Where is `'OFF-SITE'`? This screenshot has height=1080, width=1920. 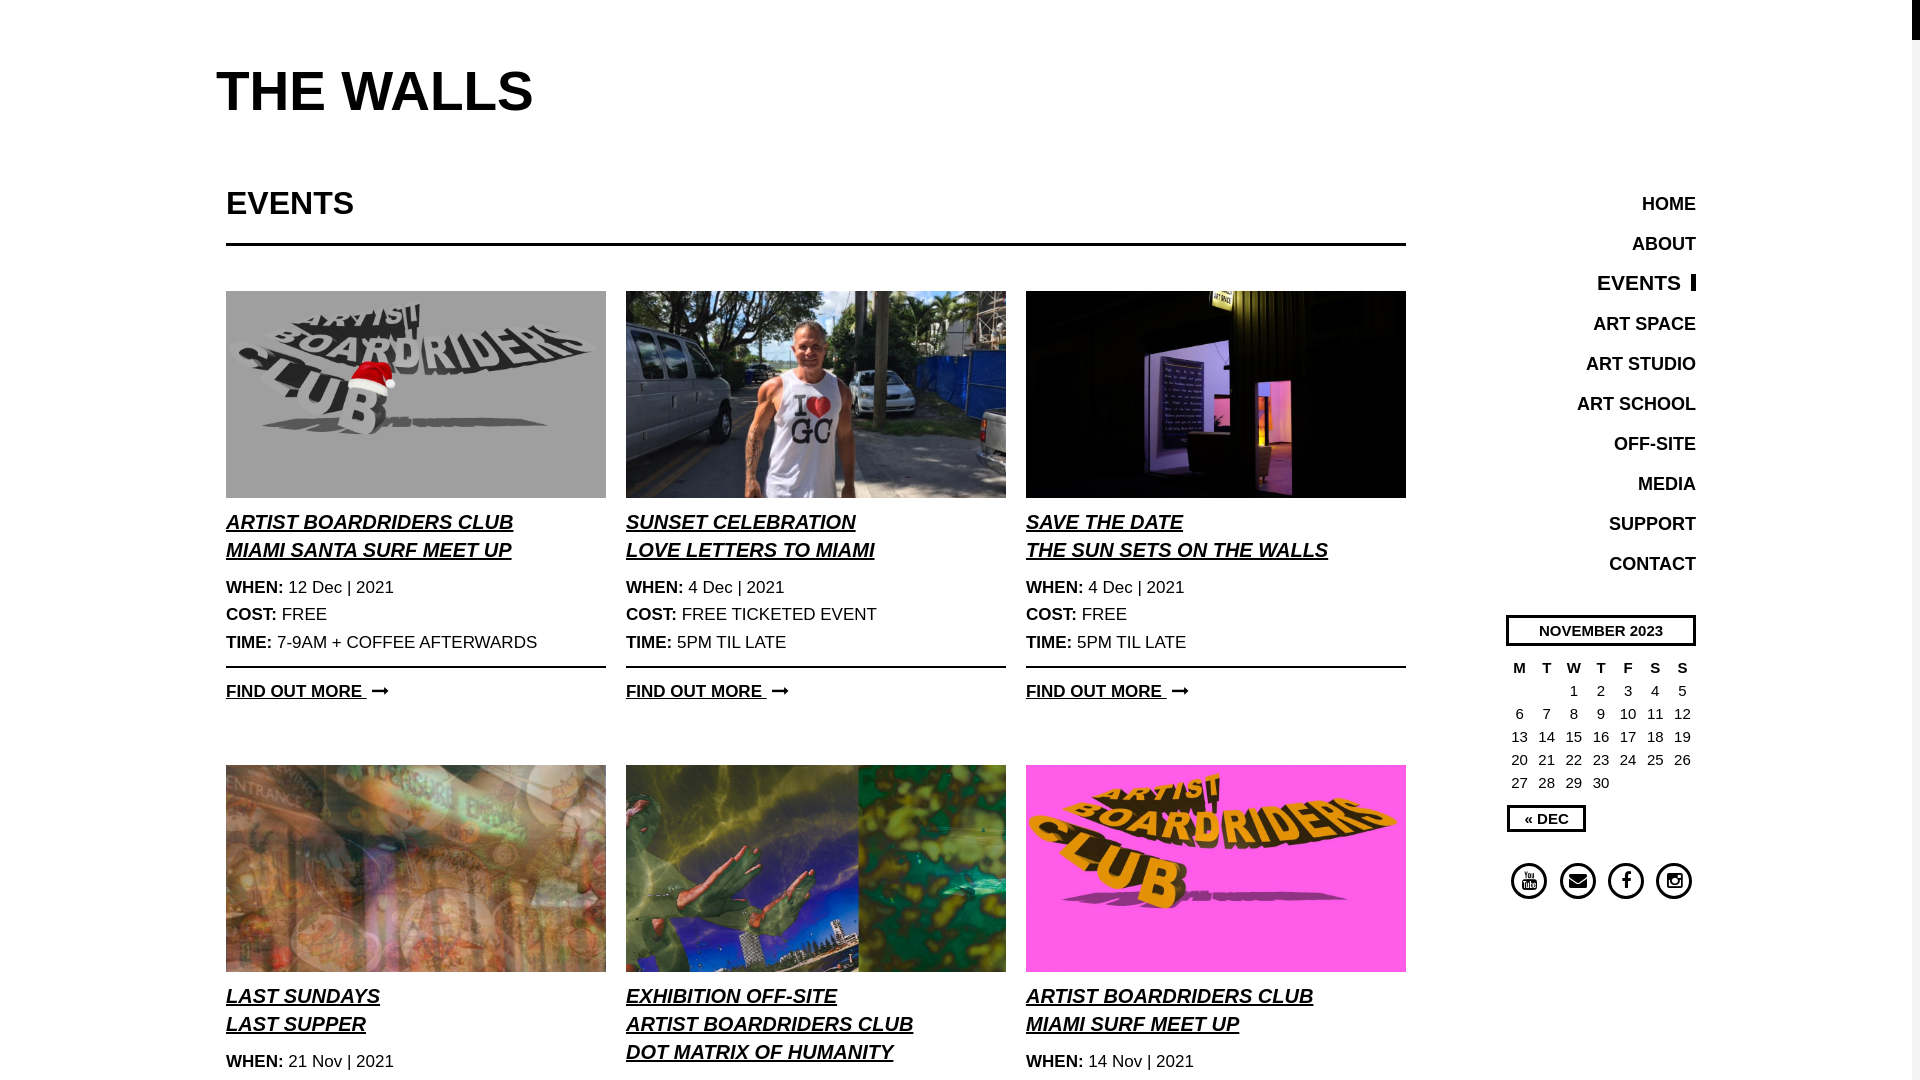
'OFF-SITE' is located at coordinates (1613, 443).